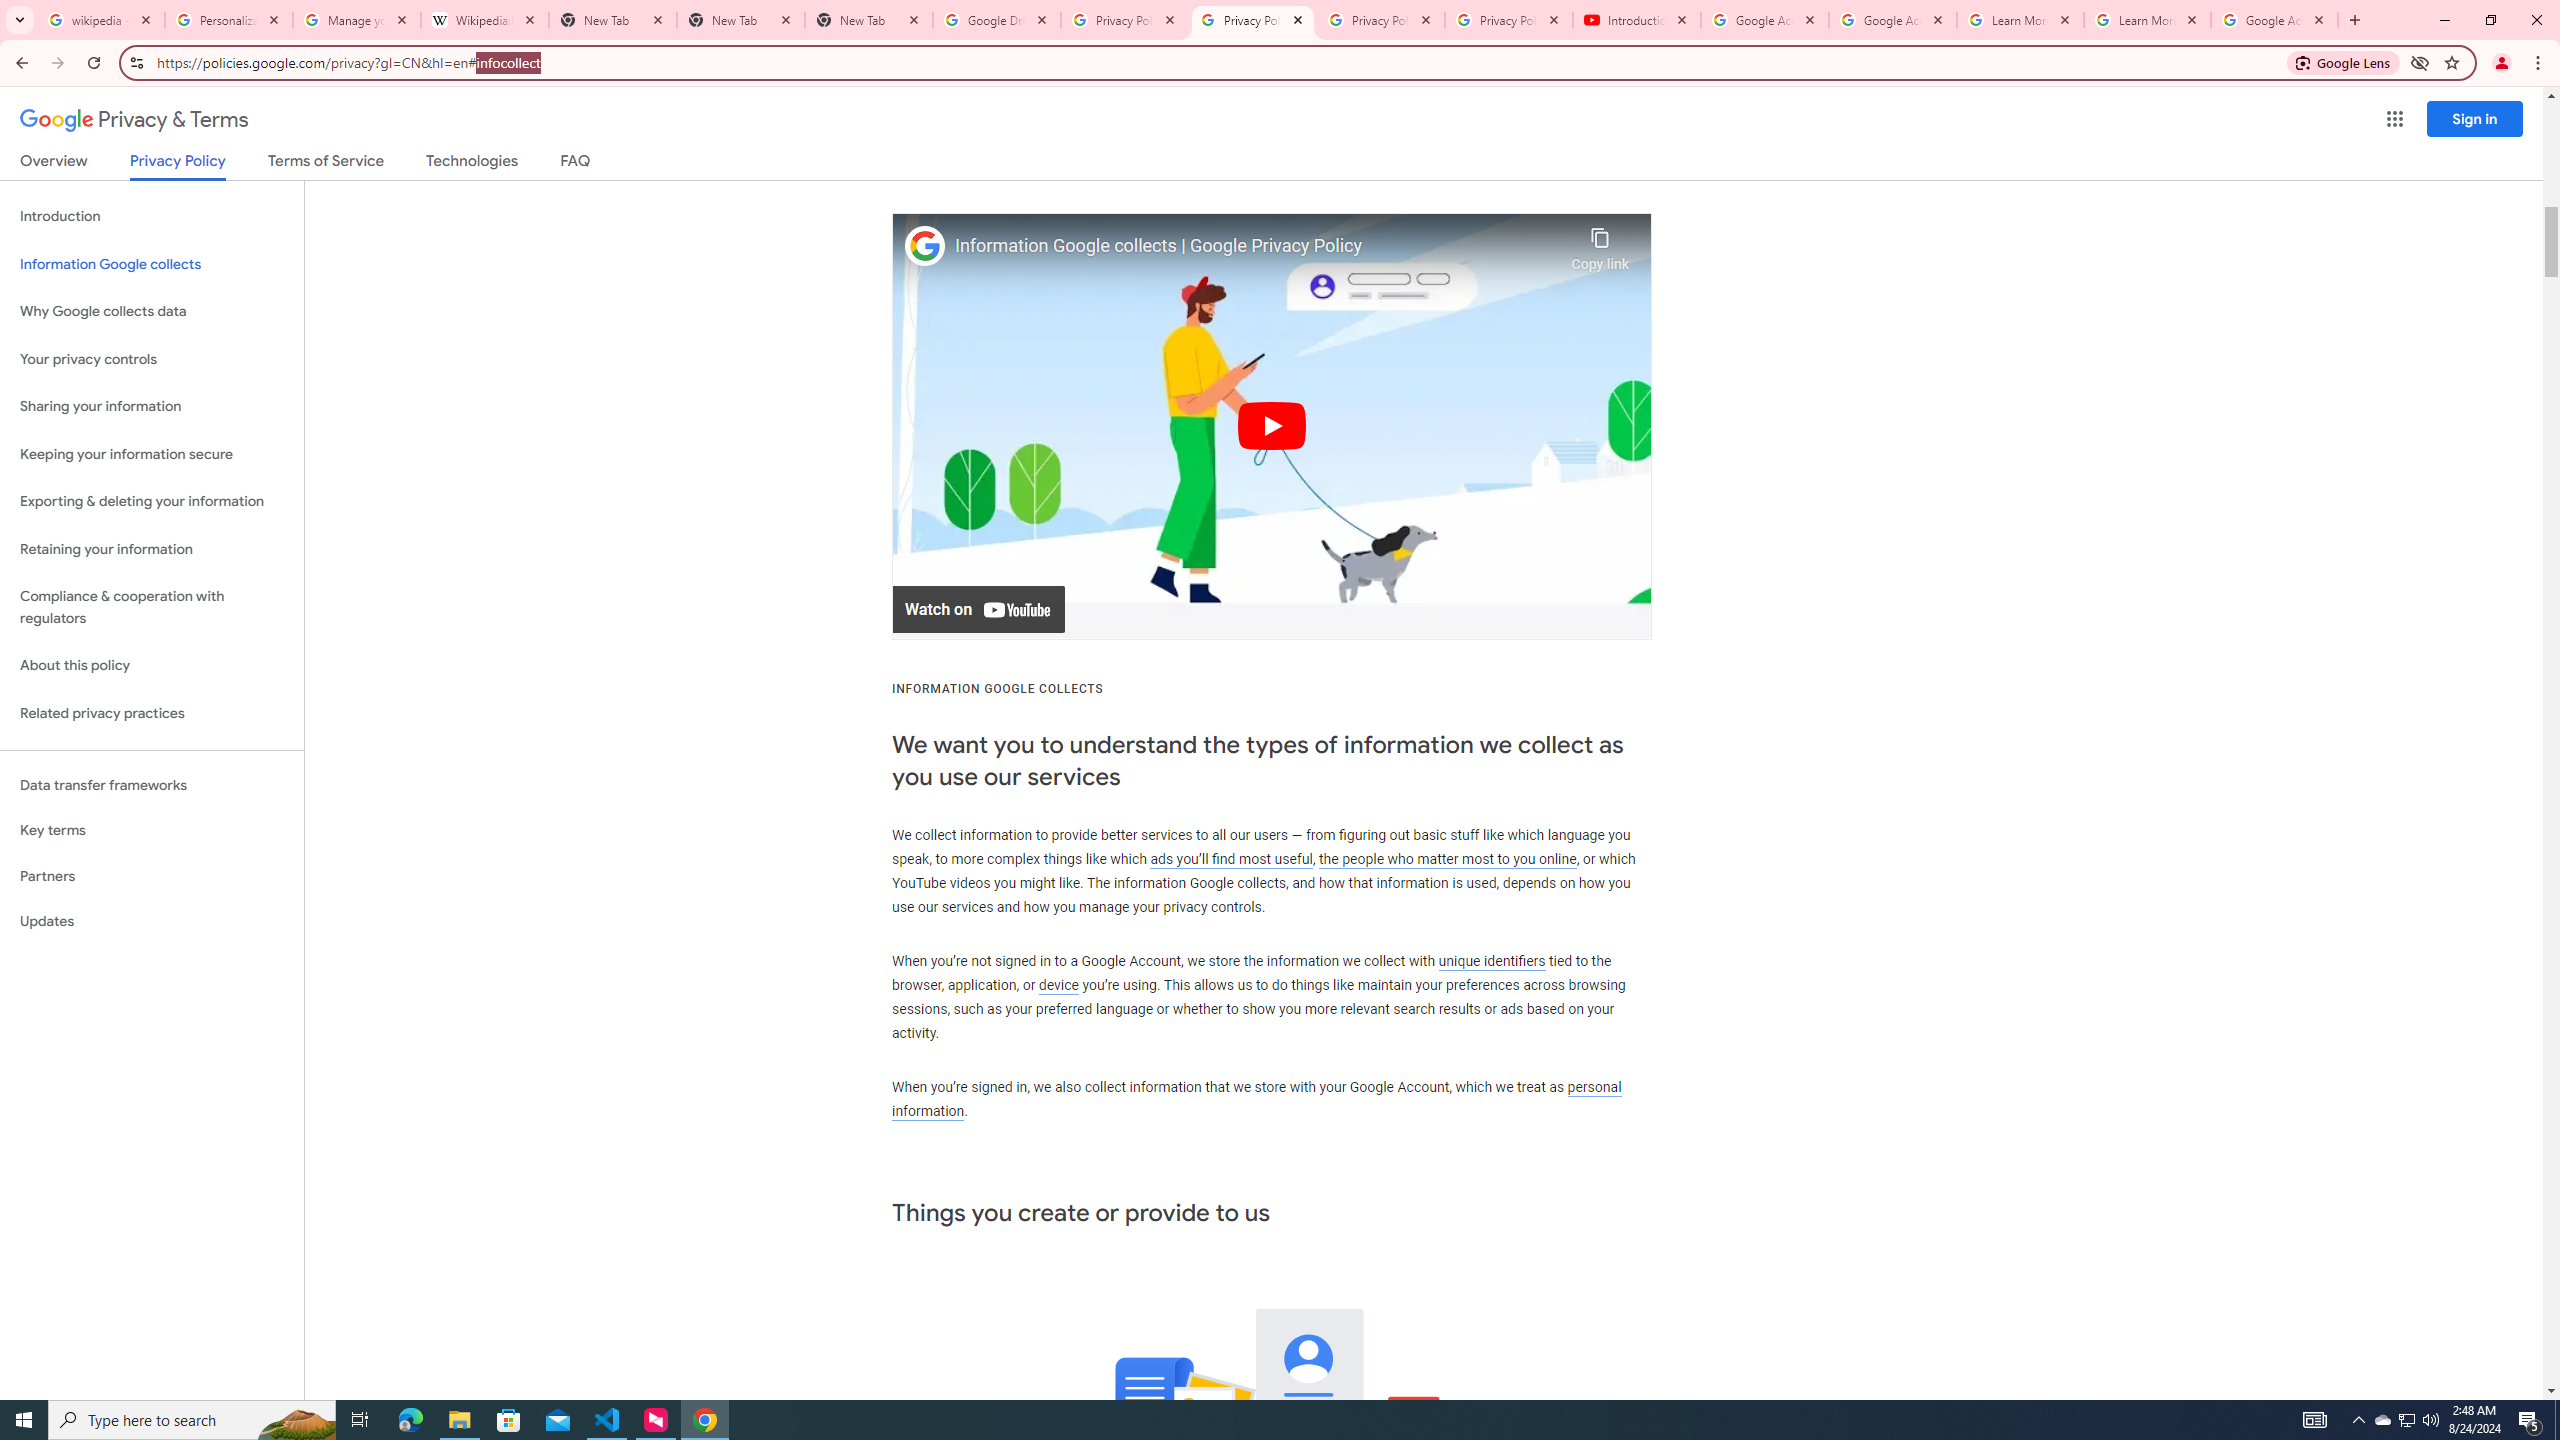  Describe the element at coordinates (151, 264) in the screenshot. I see `'Information Google collects'` at that location.